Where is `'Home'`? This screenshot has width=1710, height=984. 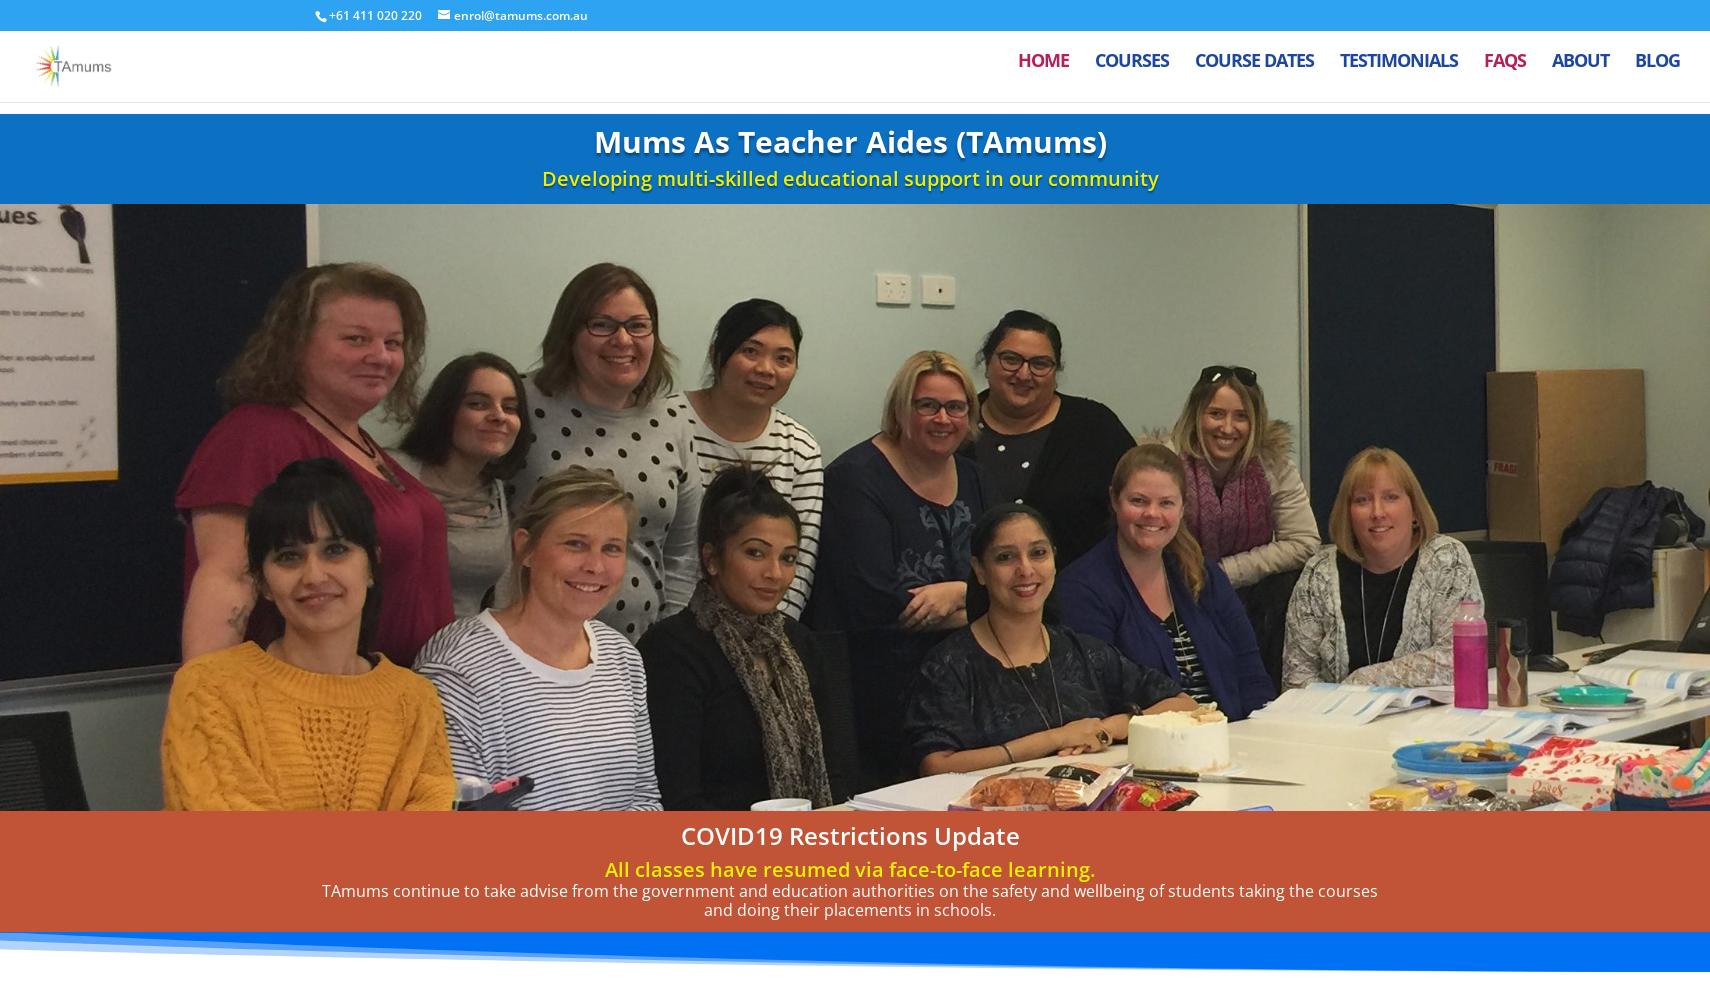 'Home' is located at coordinates (1042, 72).